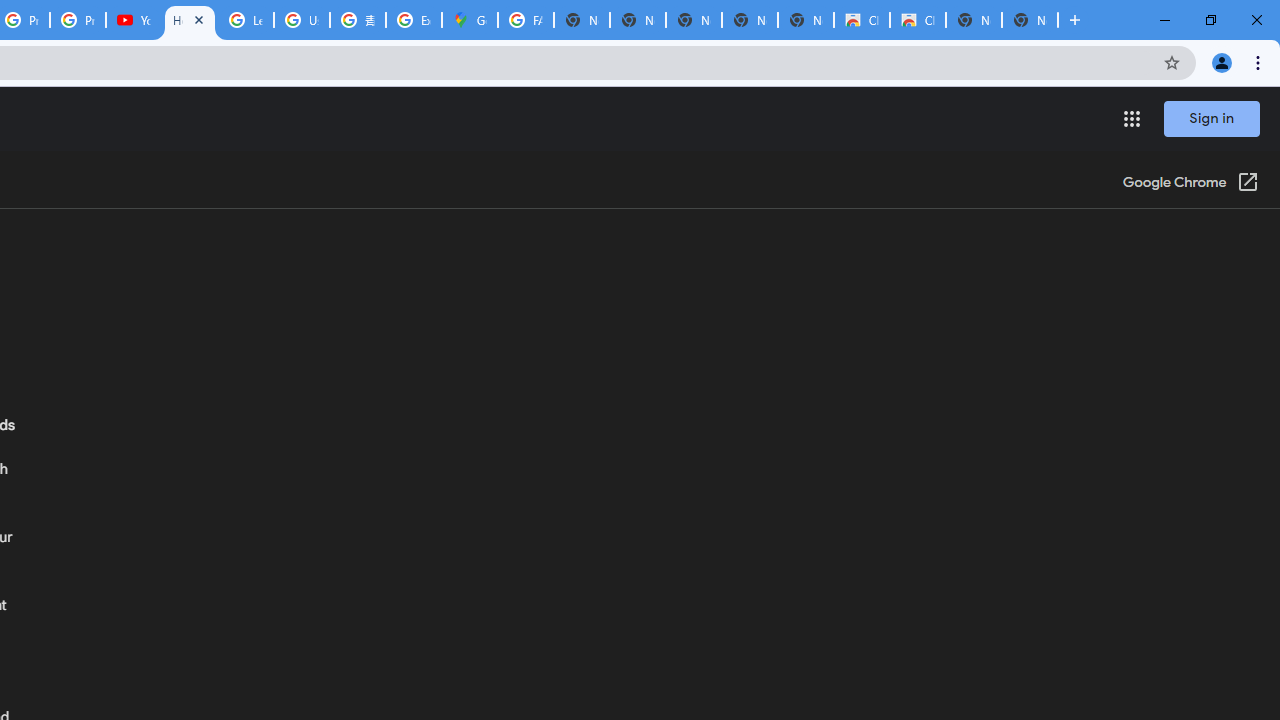 The width and height of the screenshot is (1280, 720). What do you see at coordinates (190, 20) in the screenshot?
I see `'How Chrome protects your passwords - Google Chrome Help'` at bounding box center [190, 20].